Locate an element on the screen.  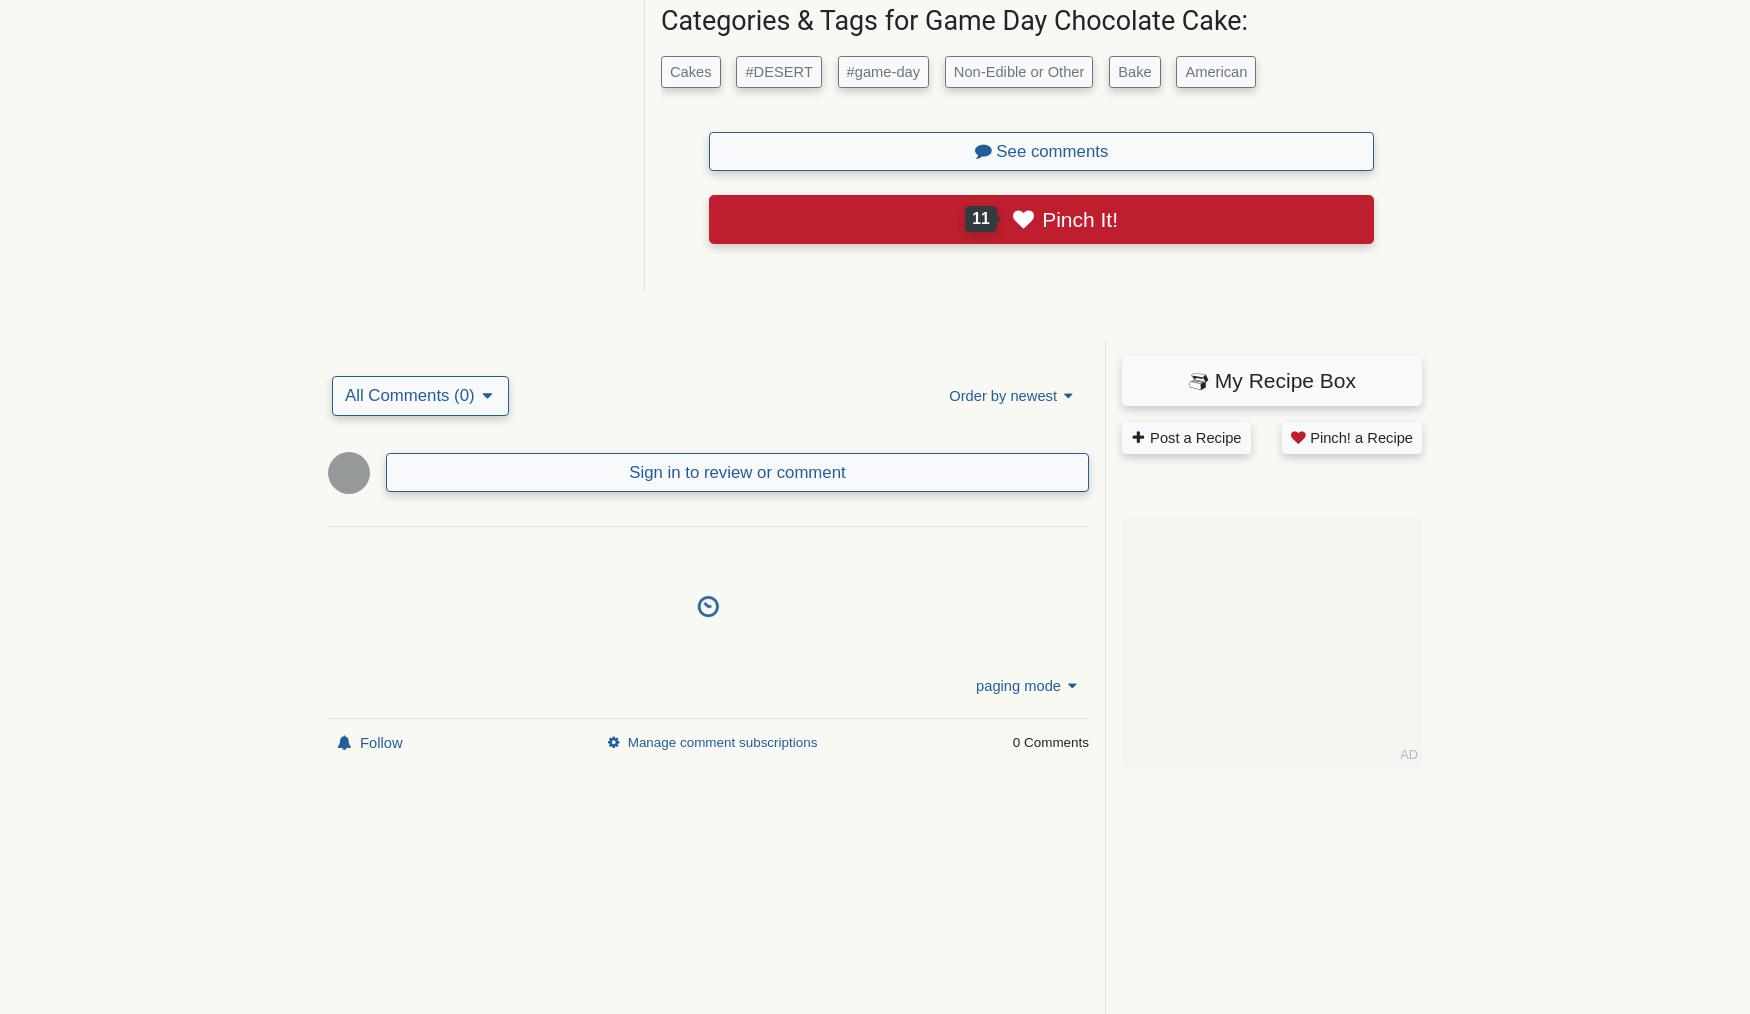
'Pinch! a Recipe' is located at coordinates (1359, 437).